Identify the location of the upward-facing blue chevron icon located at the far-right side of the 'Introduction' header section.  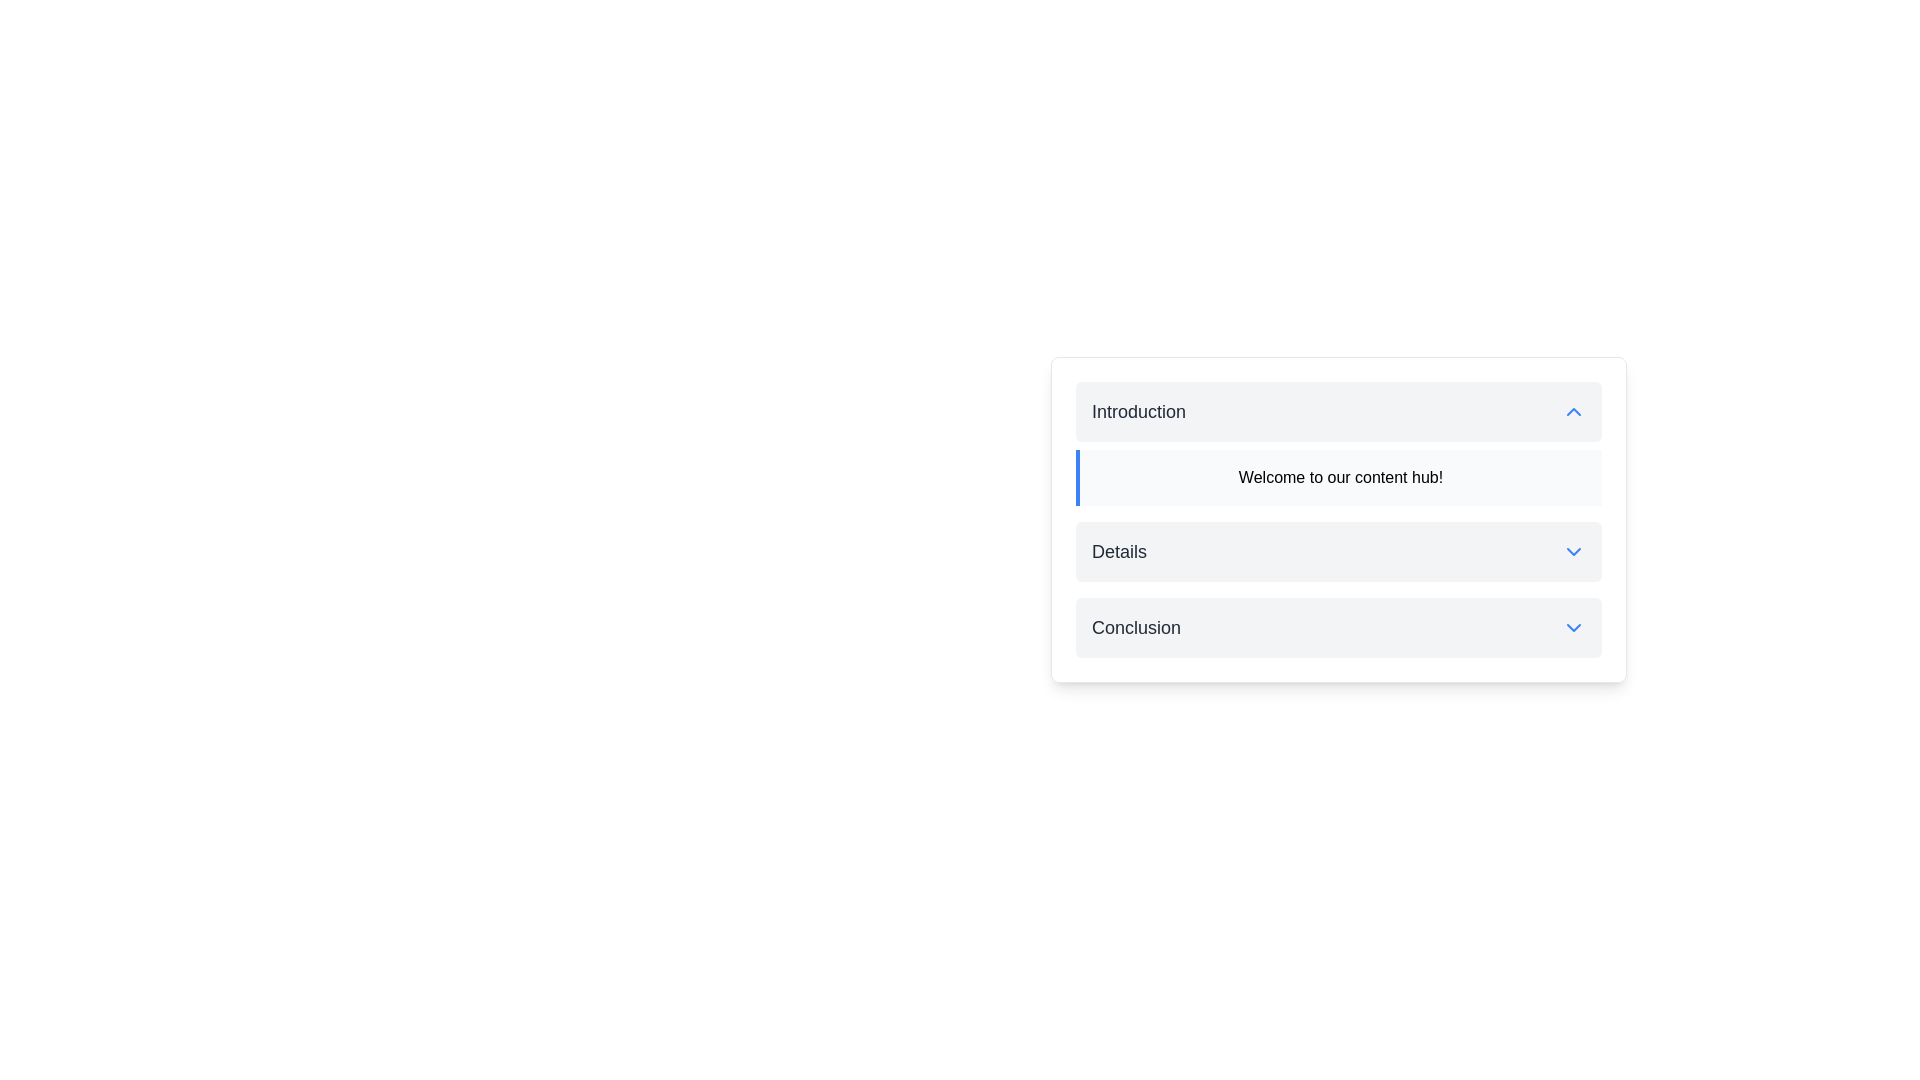
(1573, 411).